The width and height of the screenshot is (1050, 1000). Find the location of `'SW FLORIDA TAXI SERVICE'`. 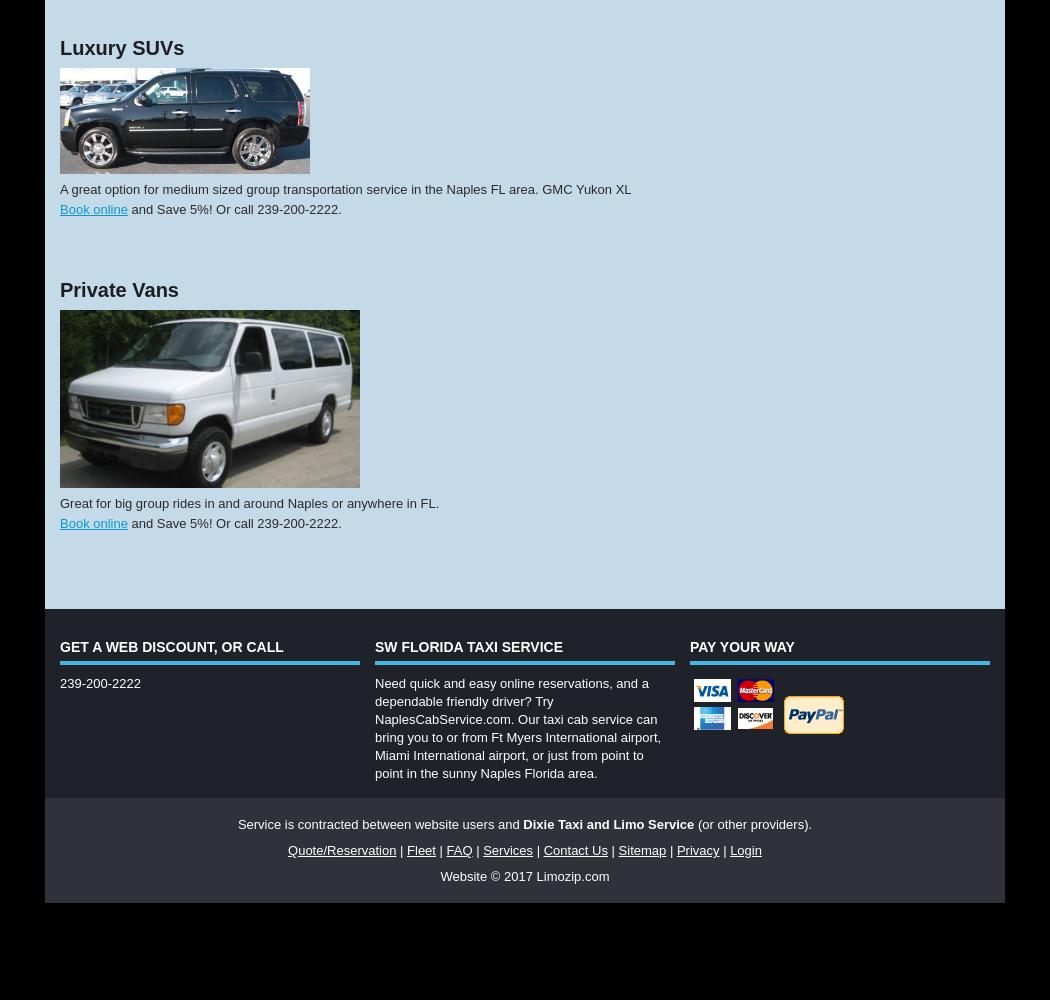

'SW FLORIDA TAXI SERVICE' is located at coordinates (373, 647).